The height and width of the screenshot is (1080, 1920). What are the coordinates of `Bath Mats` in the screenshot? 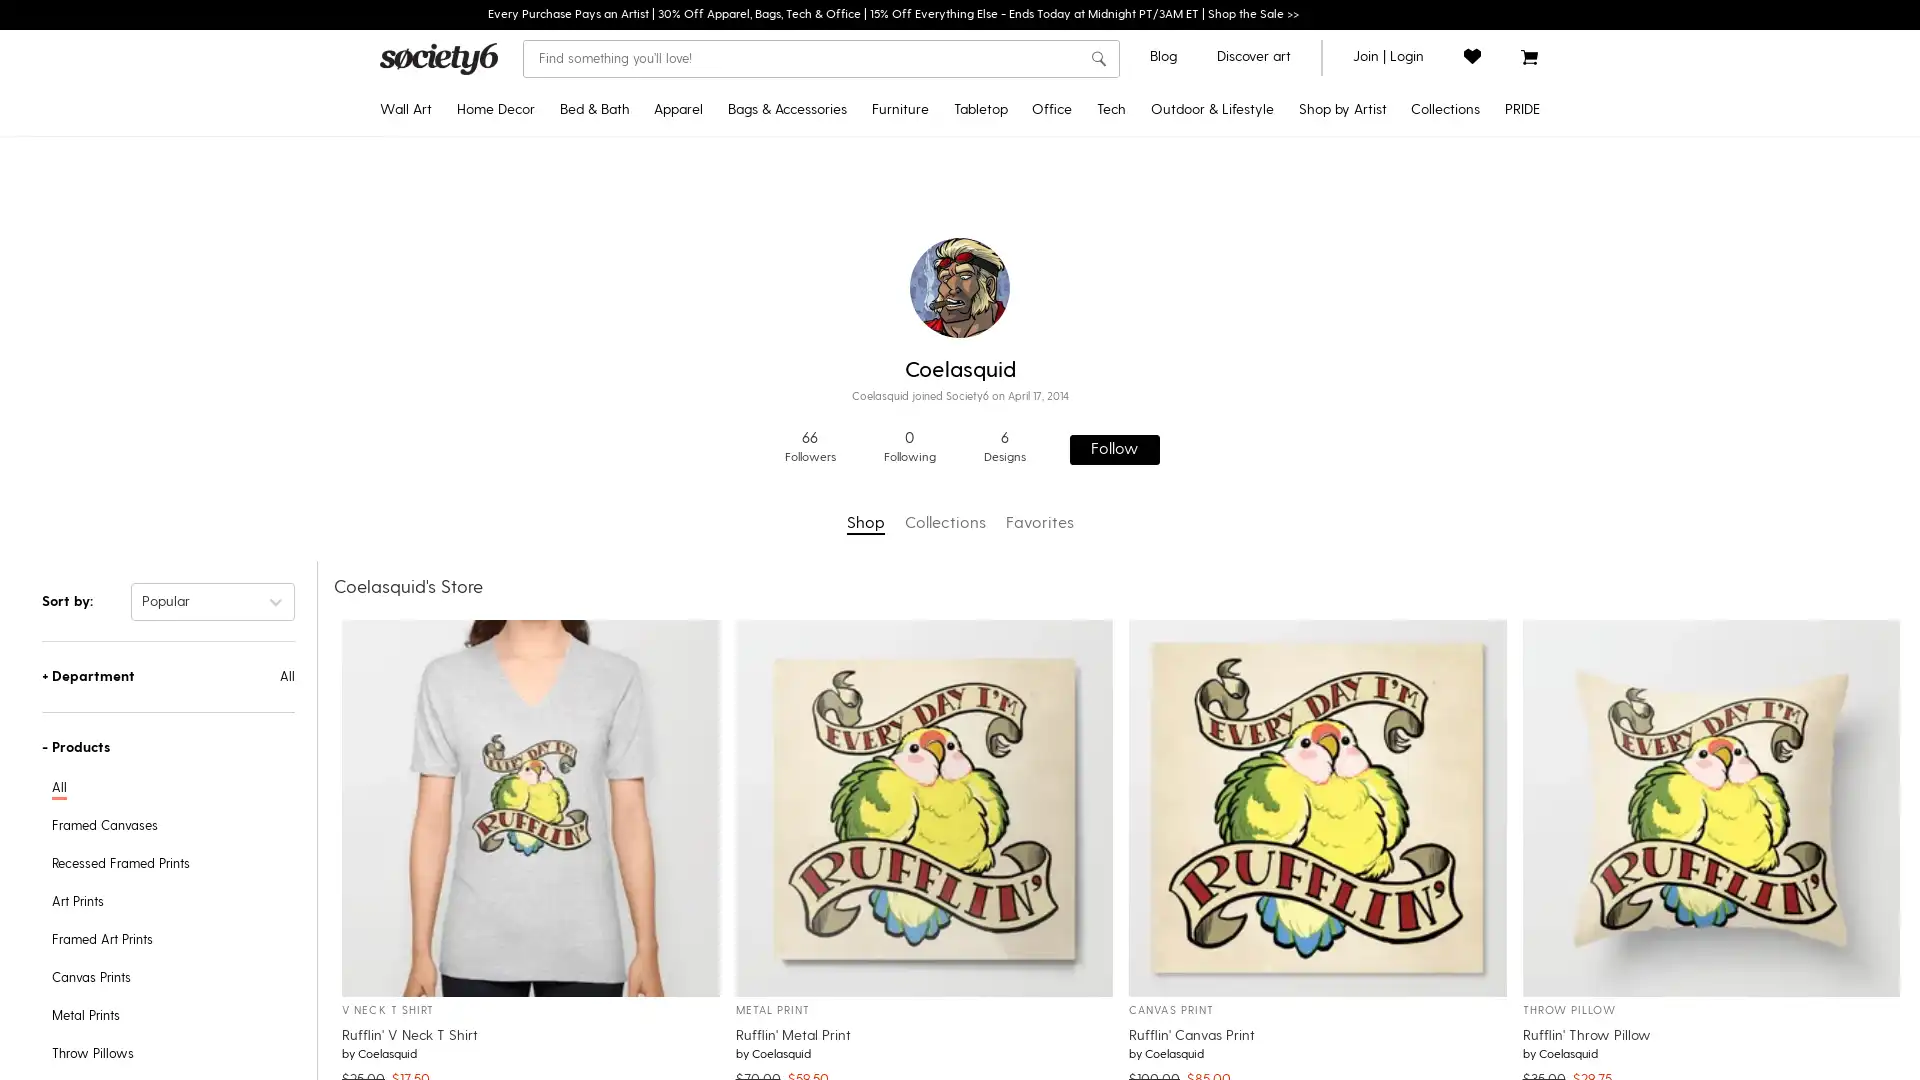 It's located at (637, 289).